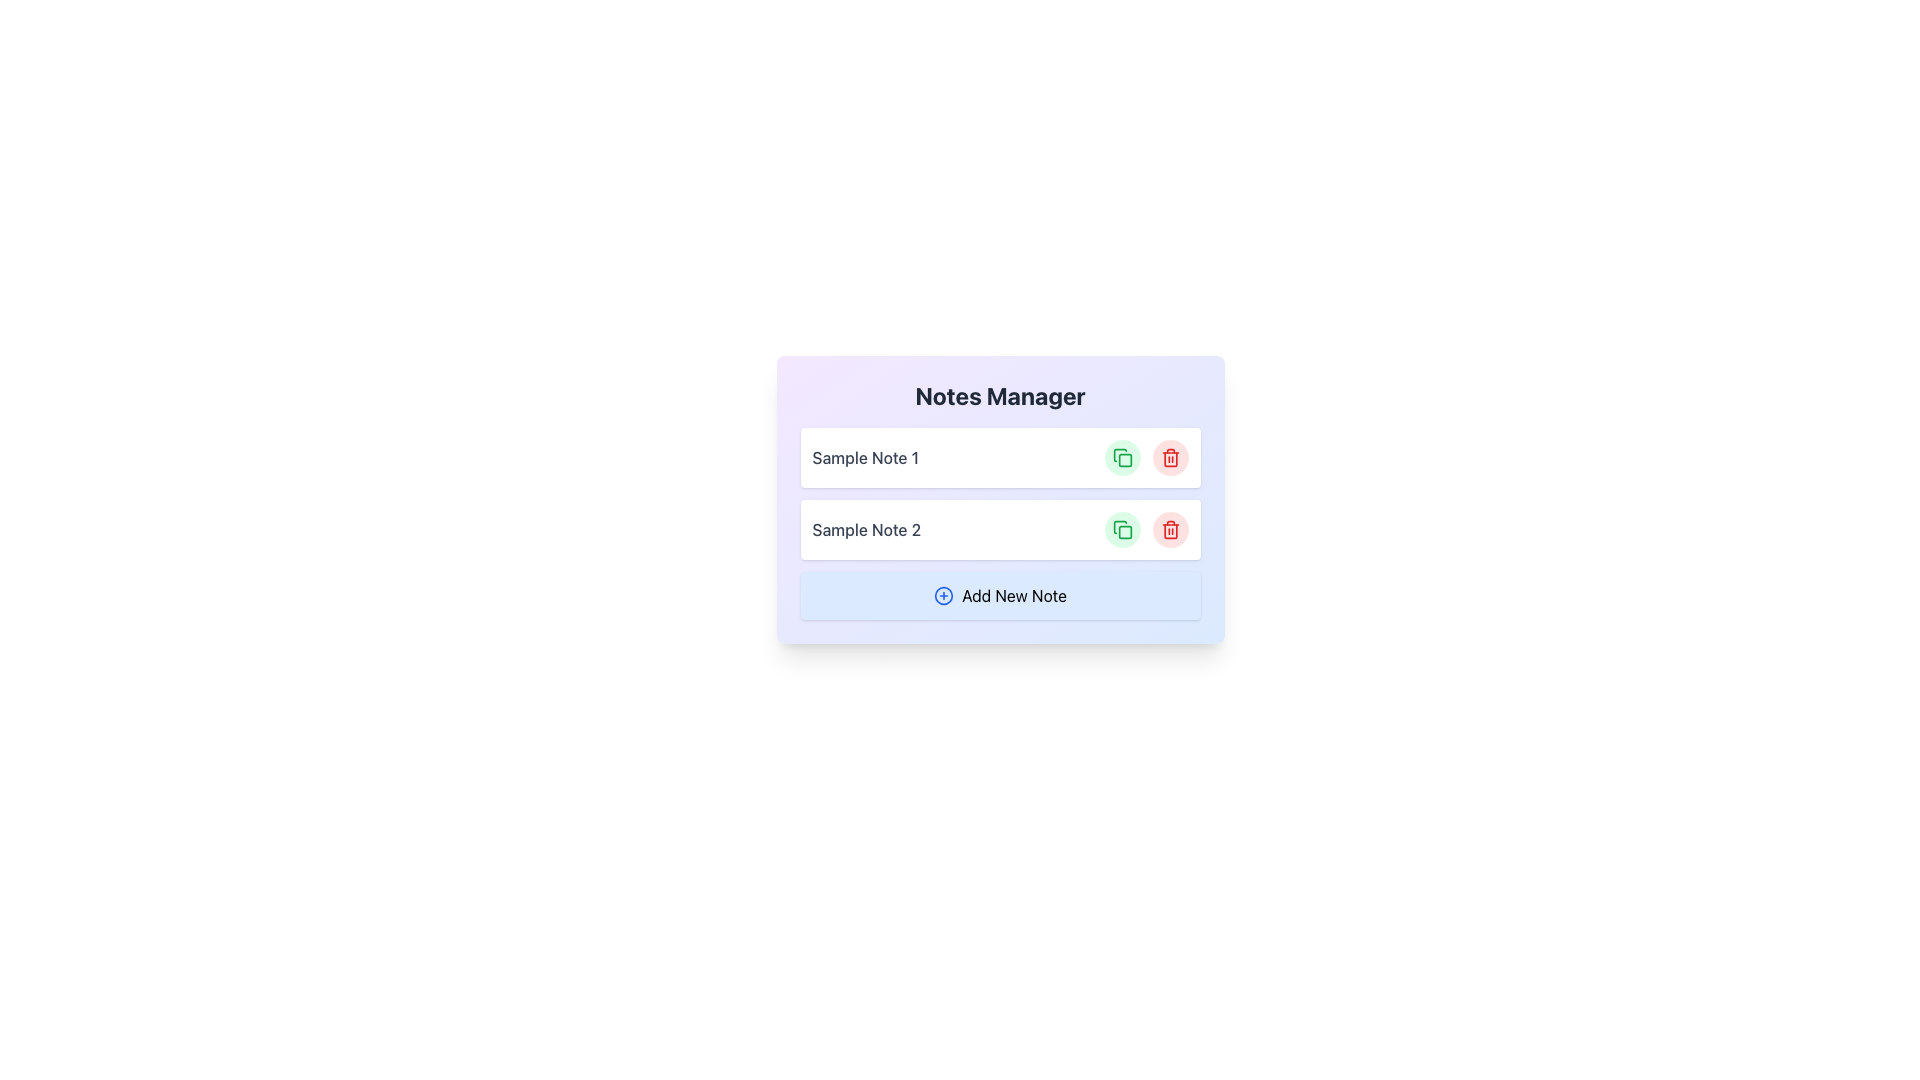 The height and width of the screenshot is (1080, 1920). What do you see at coordinates (1170, 528) in the screenshot?
I see `the red trash bin icon located on the right side of the 'Sample Note 2' row in the 'Notes Manager'` at bounding box center [1170, 528].